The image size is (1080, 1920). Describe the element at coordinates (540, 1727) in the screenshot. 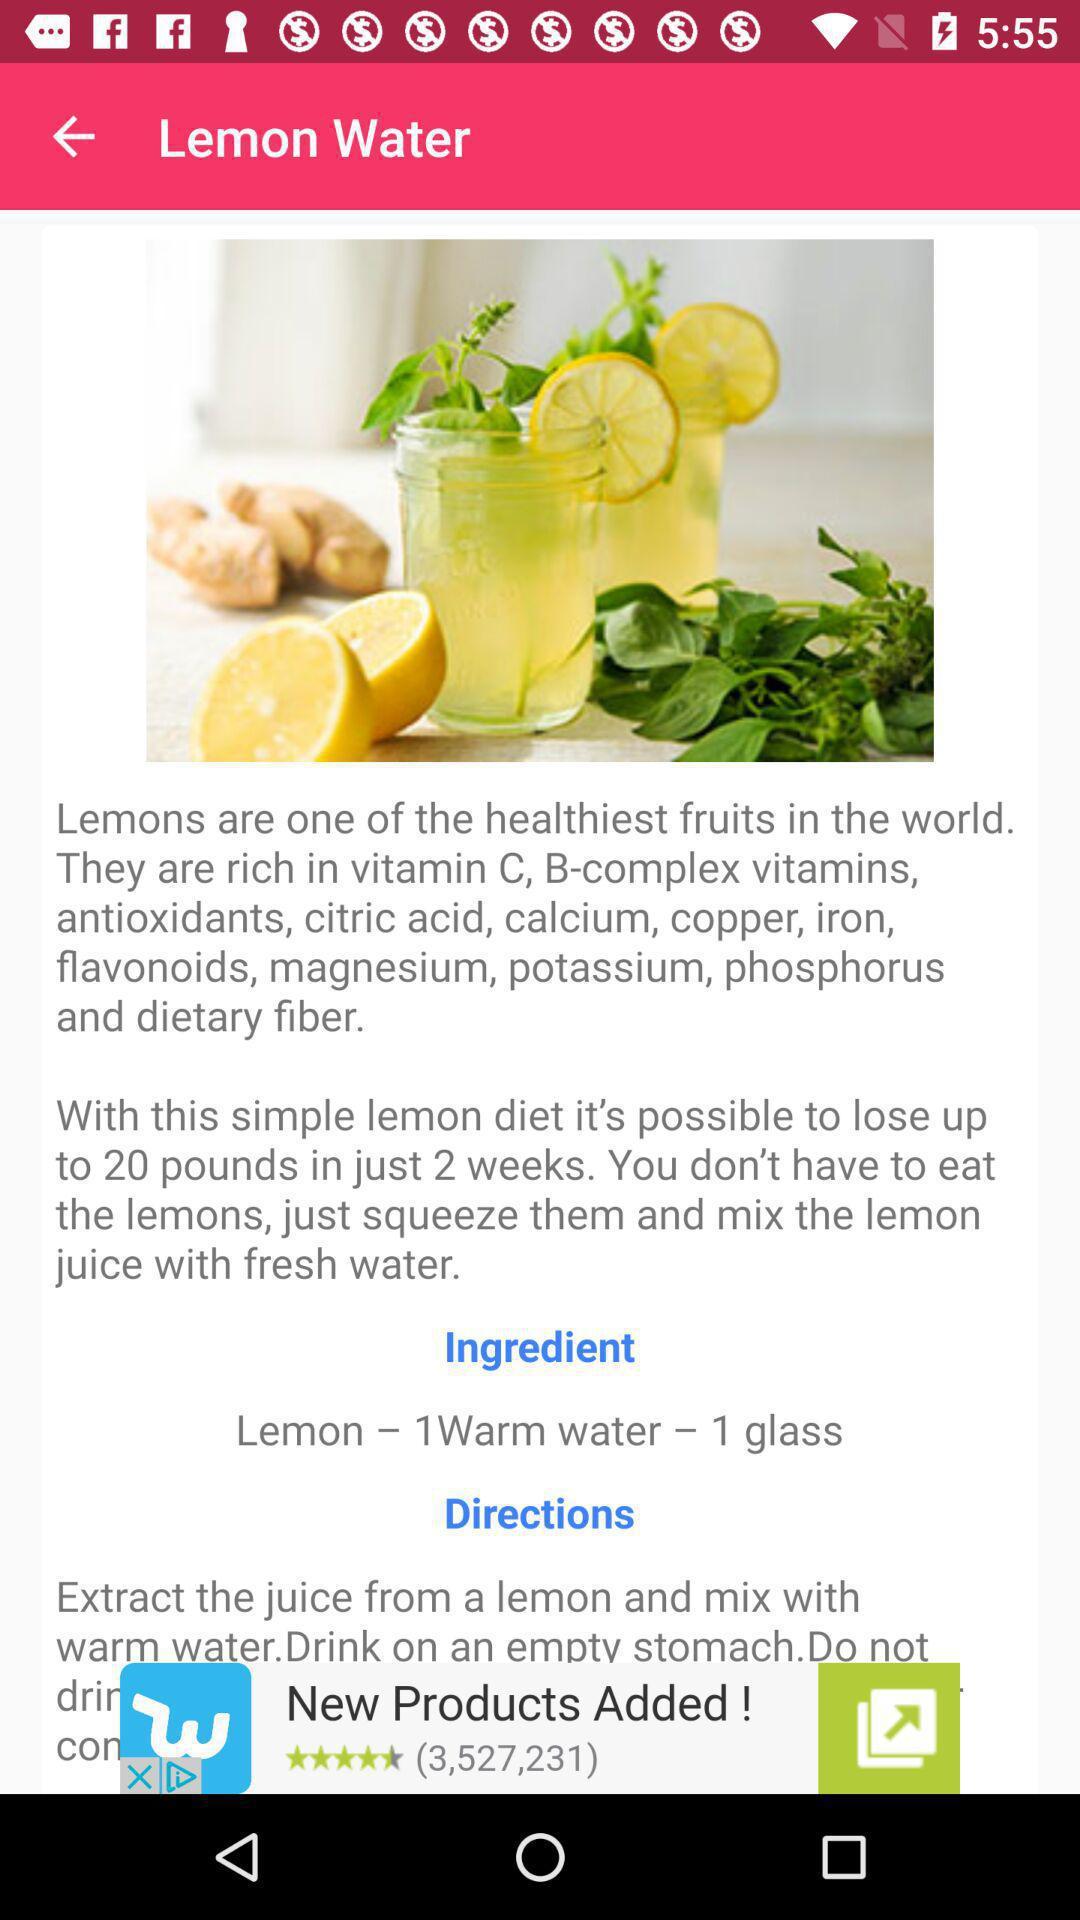

I see `advertisement` at that location.